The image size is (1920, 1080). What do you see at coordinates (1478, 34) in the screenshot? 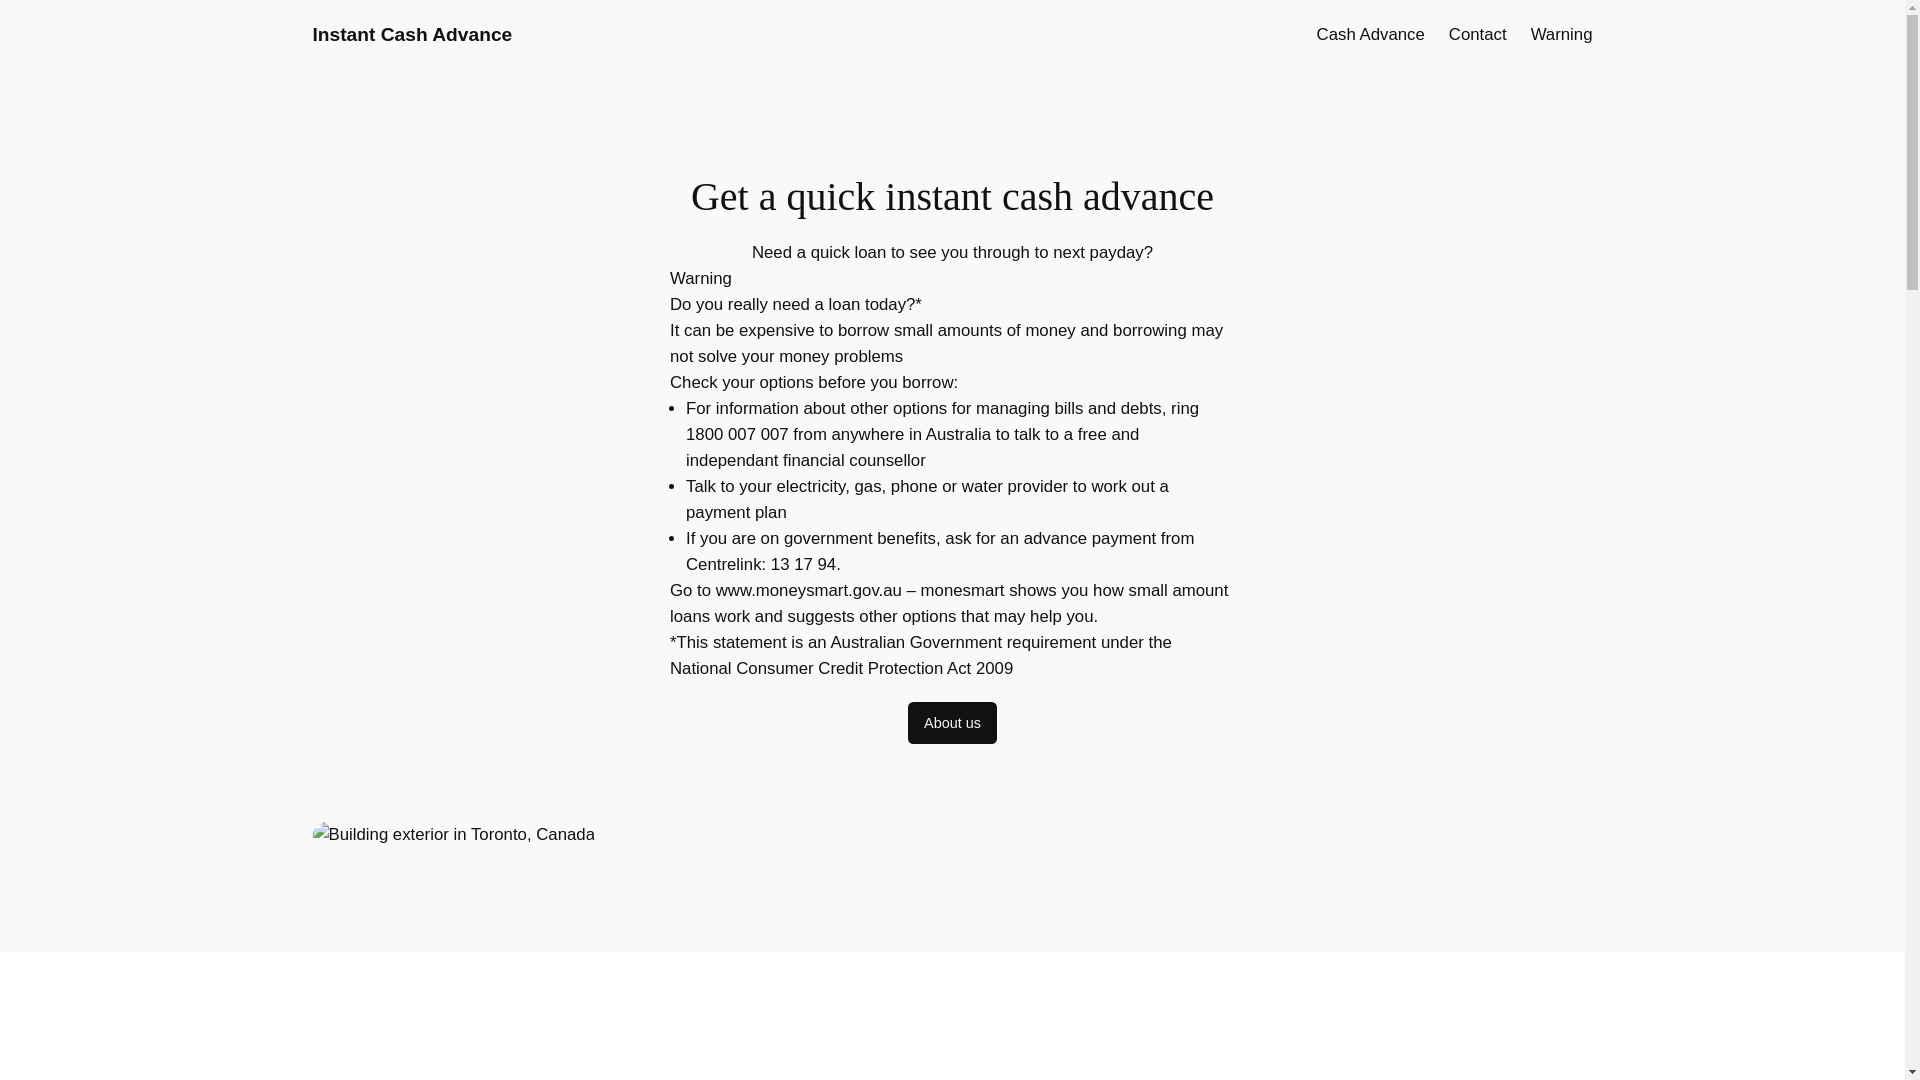
I see `'Contact'` at bounding box center [1478, 34].